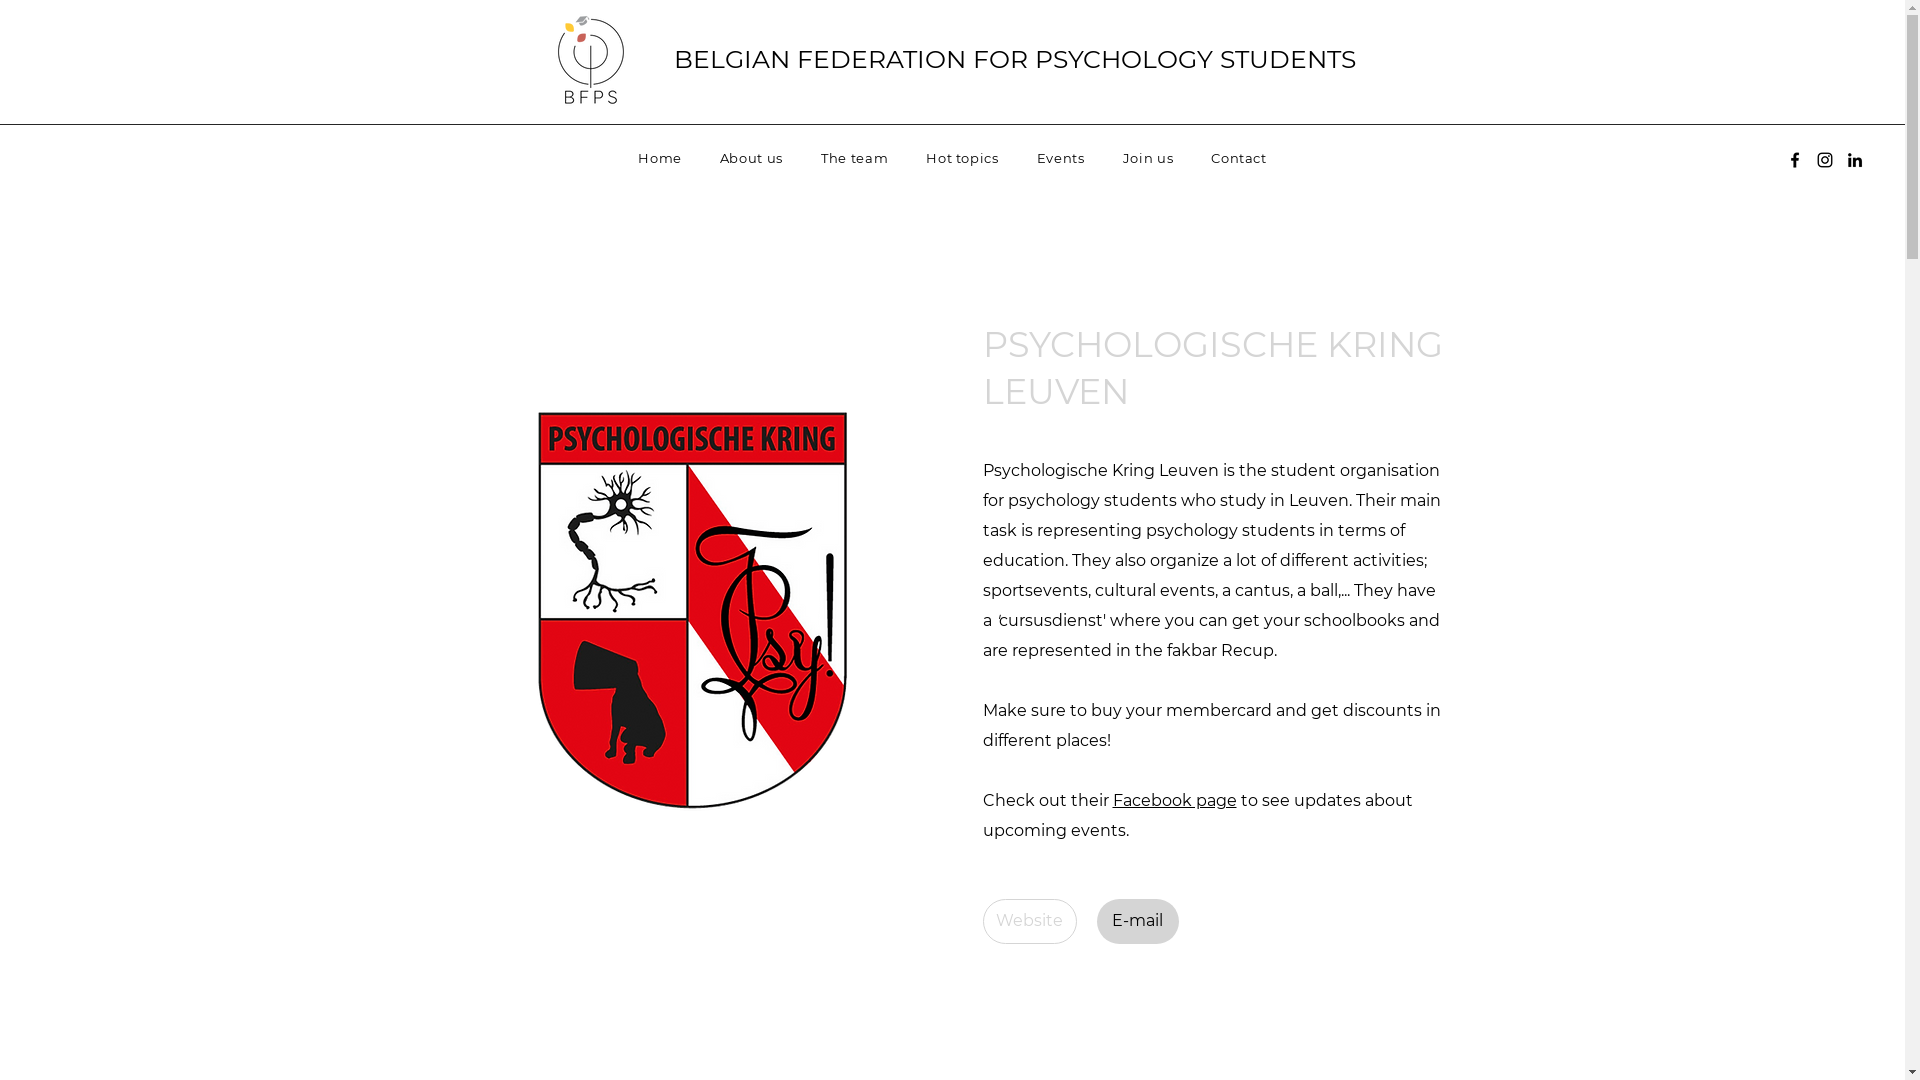 Image resolution: width=1920 pixels, height=1080 pixels. I want to click on 'BELGIAN FEDERATION FOR PSYCHOLOGY STUDENTS', so click(673, 57).